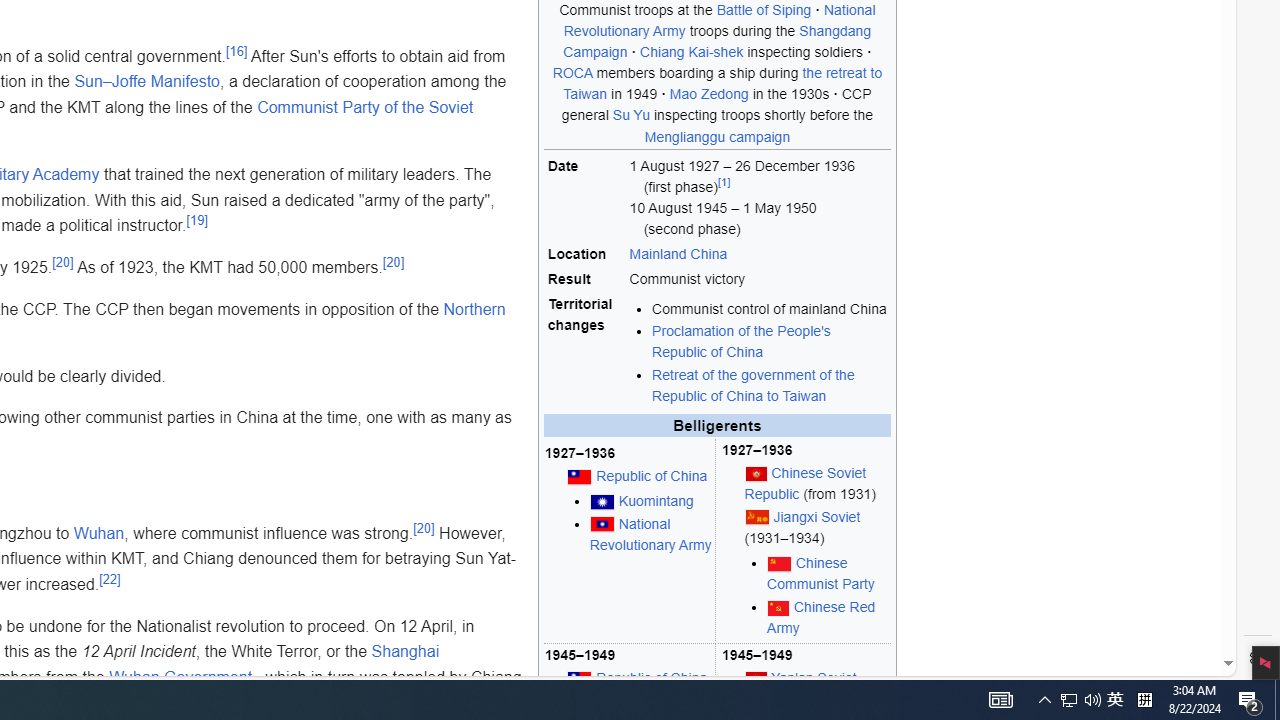  I want to click on 'Mainland China', so click(678, 253).